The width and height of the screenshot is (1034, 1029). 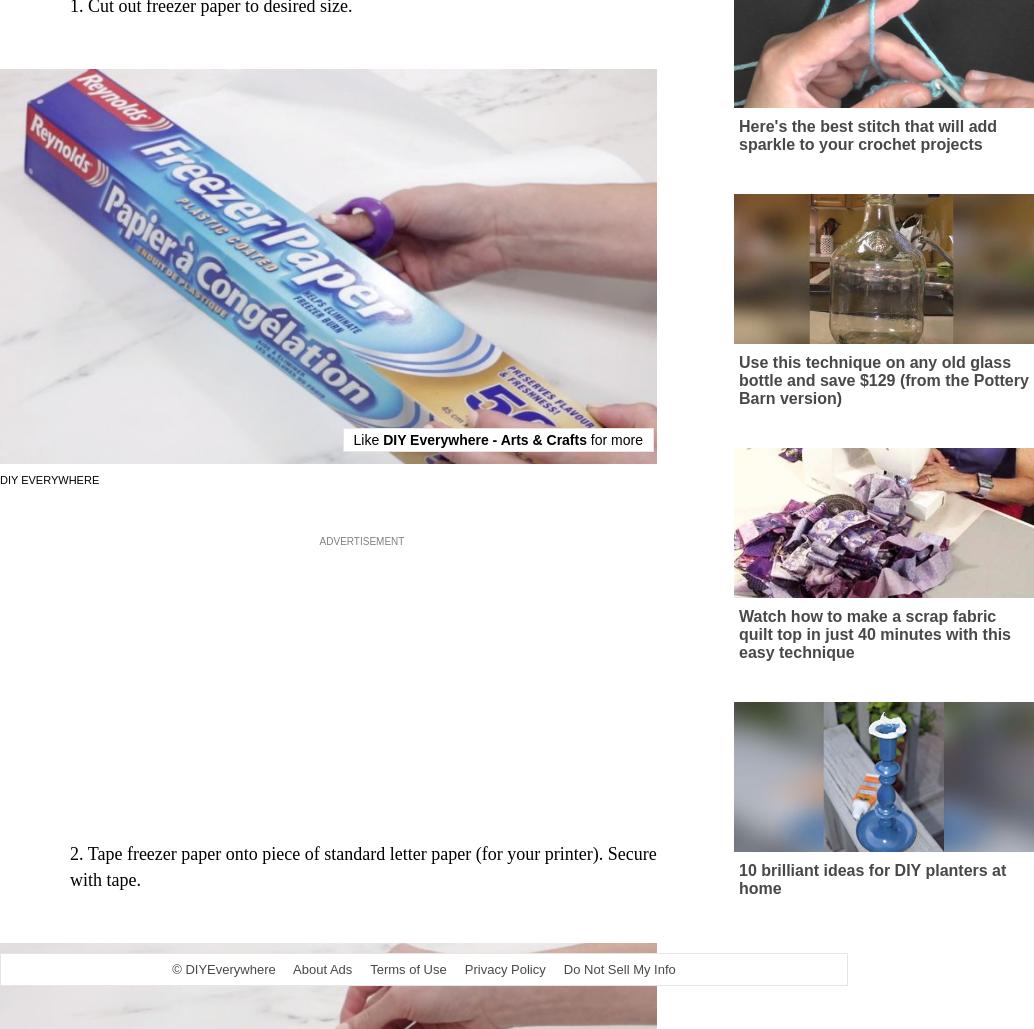 What do you see at coordinates (49, 498) in the screenshot?
I see `'DIY Everywhere'` at bounding box center [49, 498].